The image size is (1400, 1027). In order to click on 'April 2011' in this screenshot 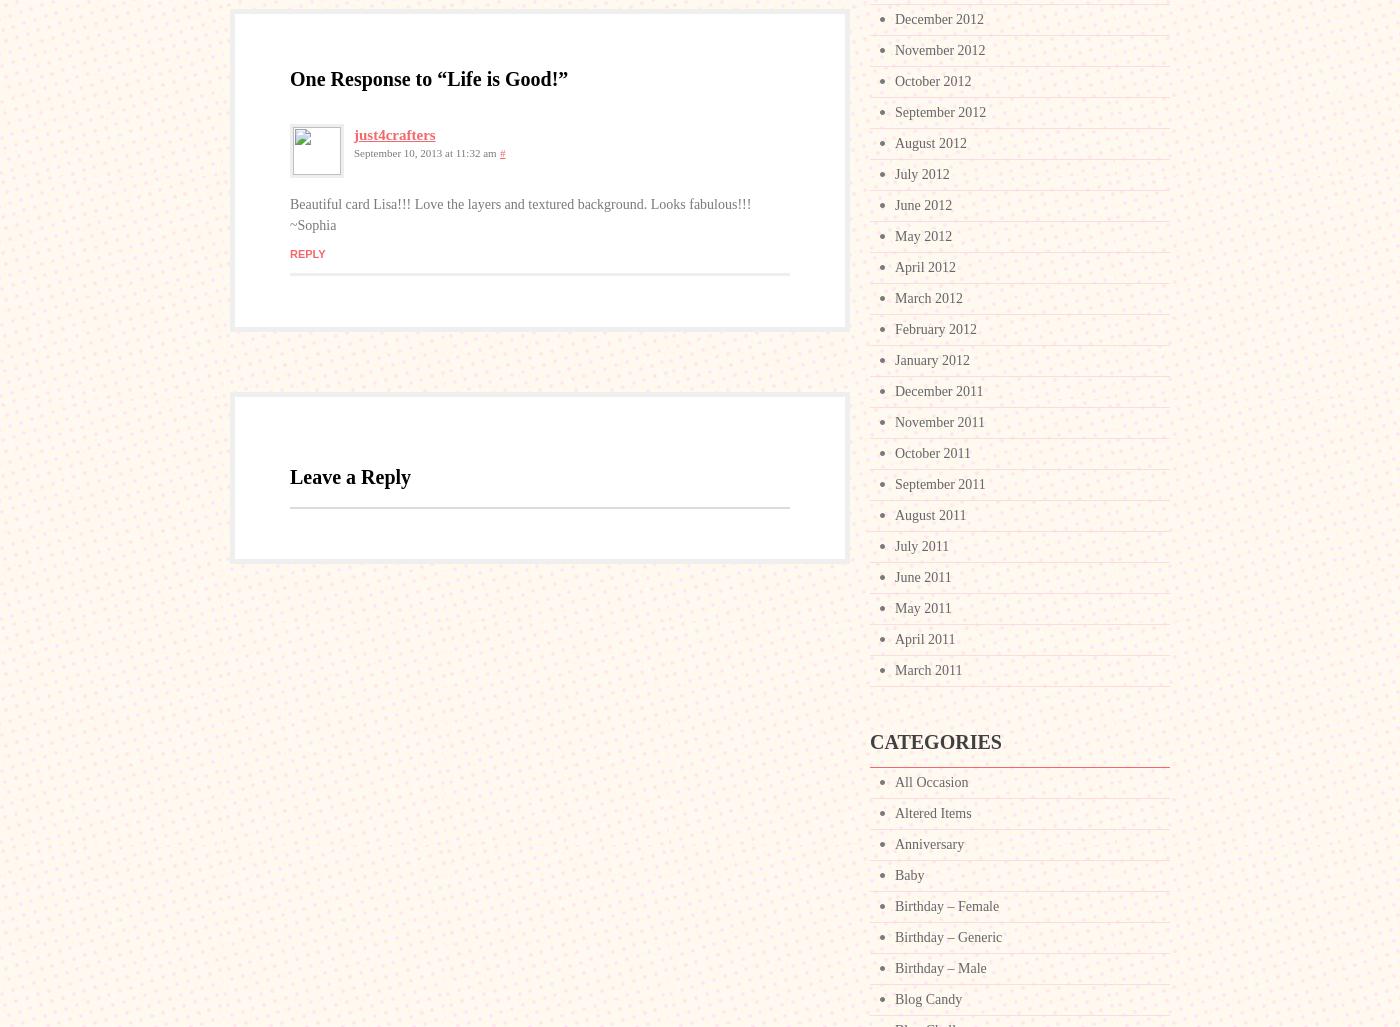, I will do `click(924, 638)`.